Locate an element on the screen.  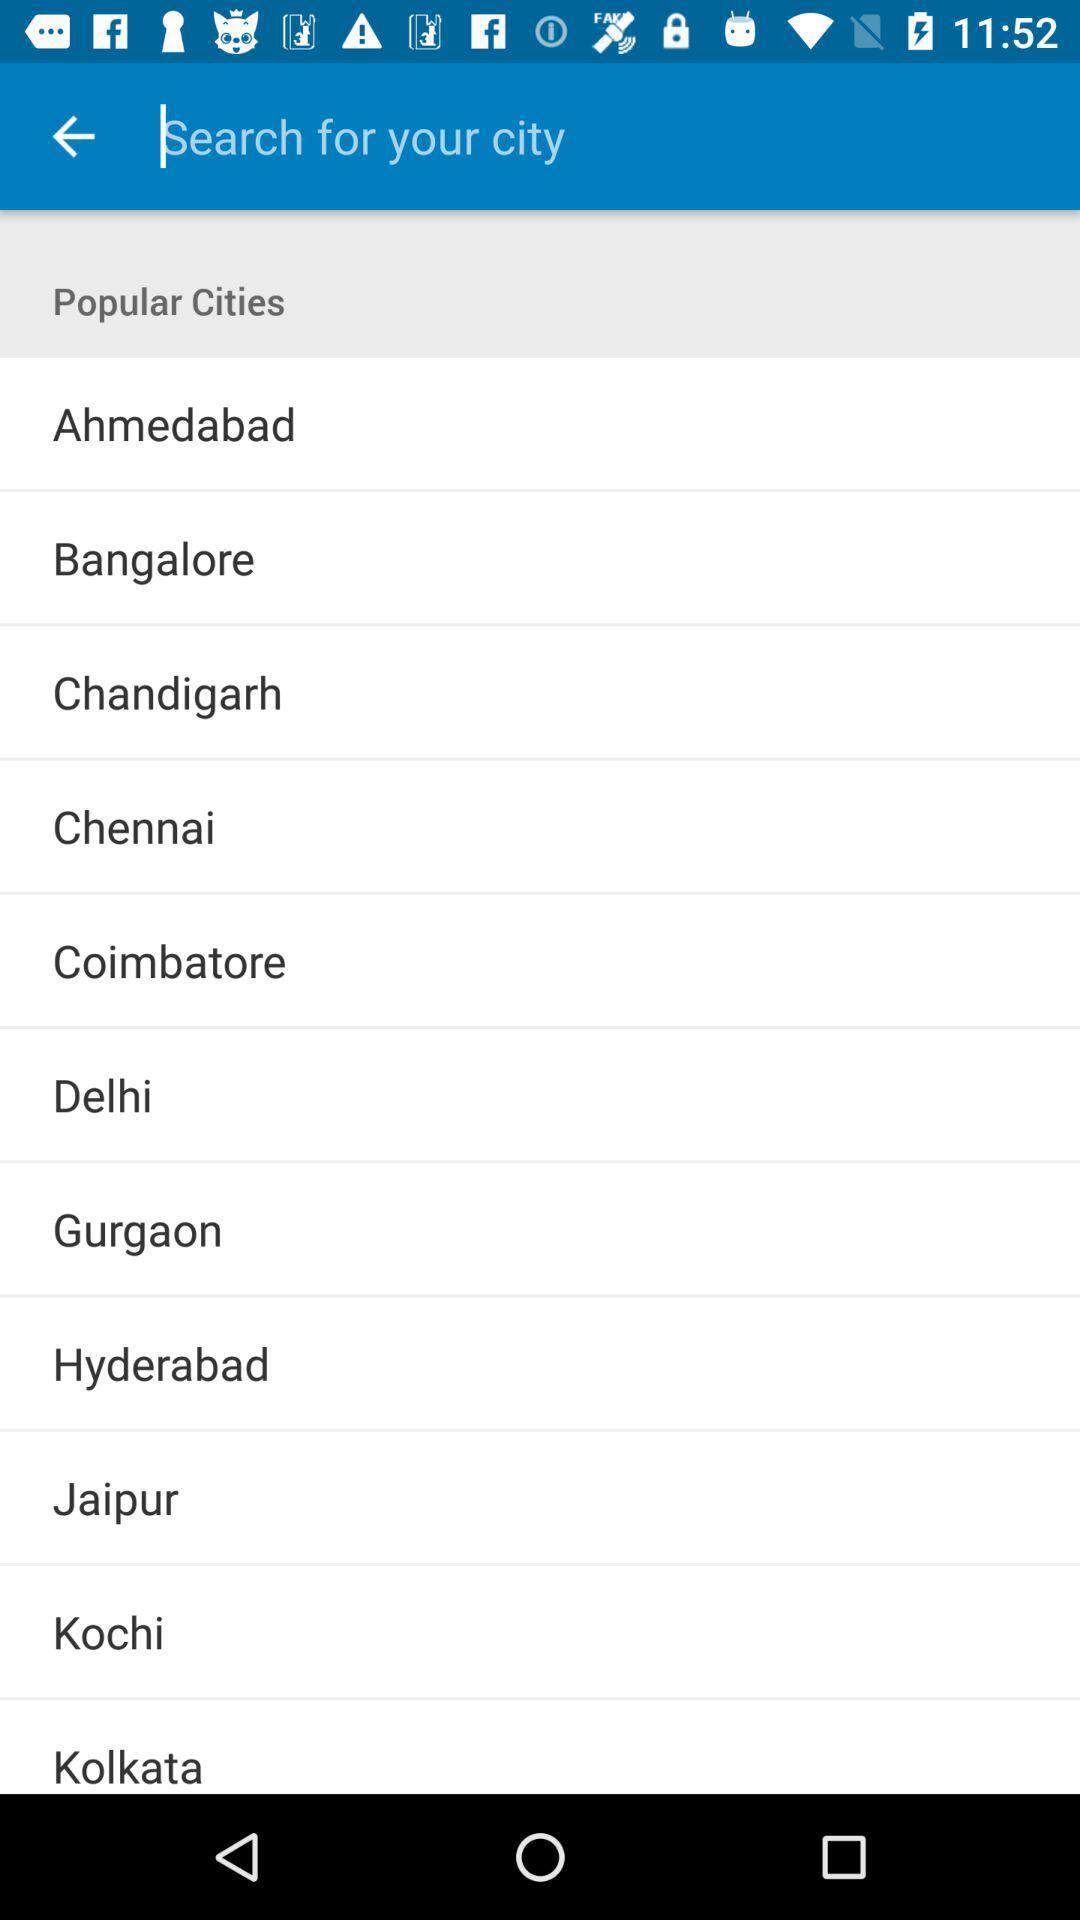
the hyderabad icon is located at coordinates (160, 1362).